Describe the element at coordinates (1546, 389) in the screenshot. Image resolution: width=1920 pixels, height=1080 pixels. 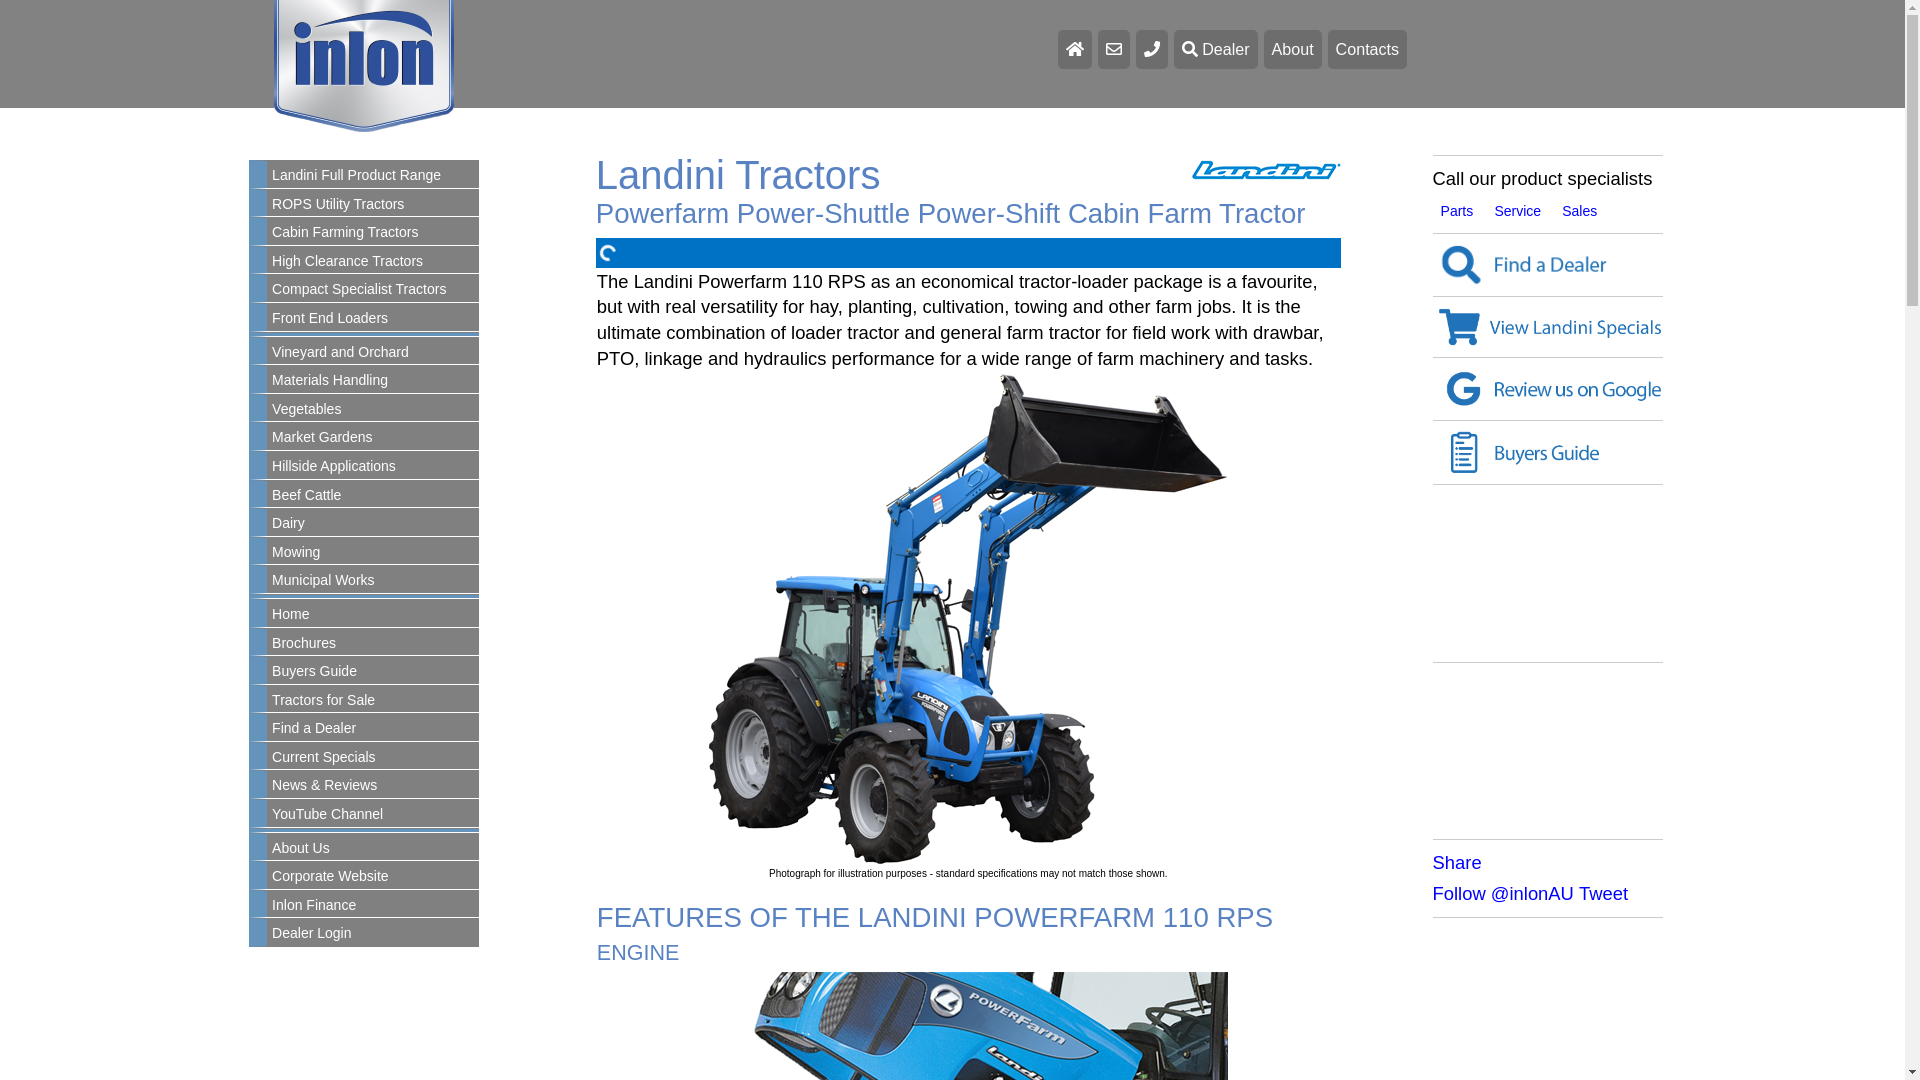
I see `'Review us on Google'` at that location.